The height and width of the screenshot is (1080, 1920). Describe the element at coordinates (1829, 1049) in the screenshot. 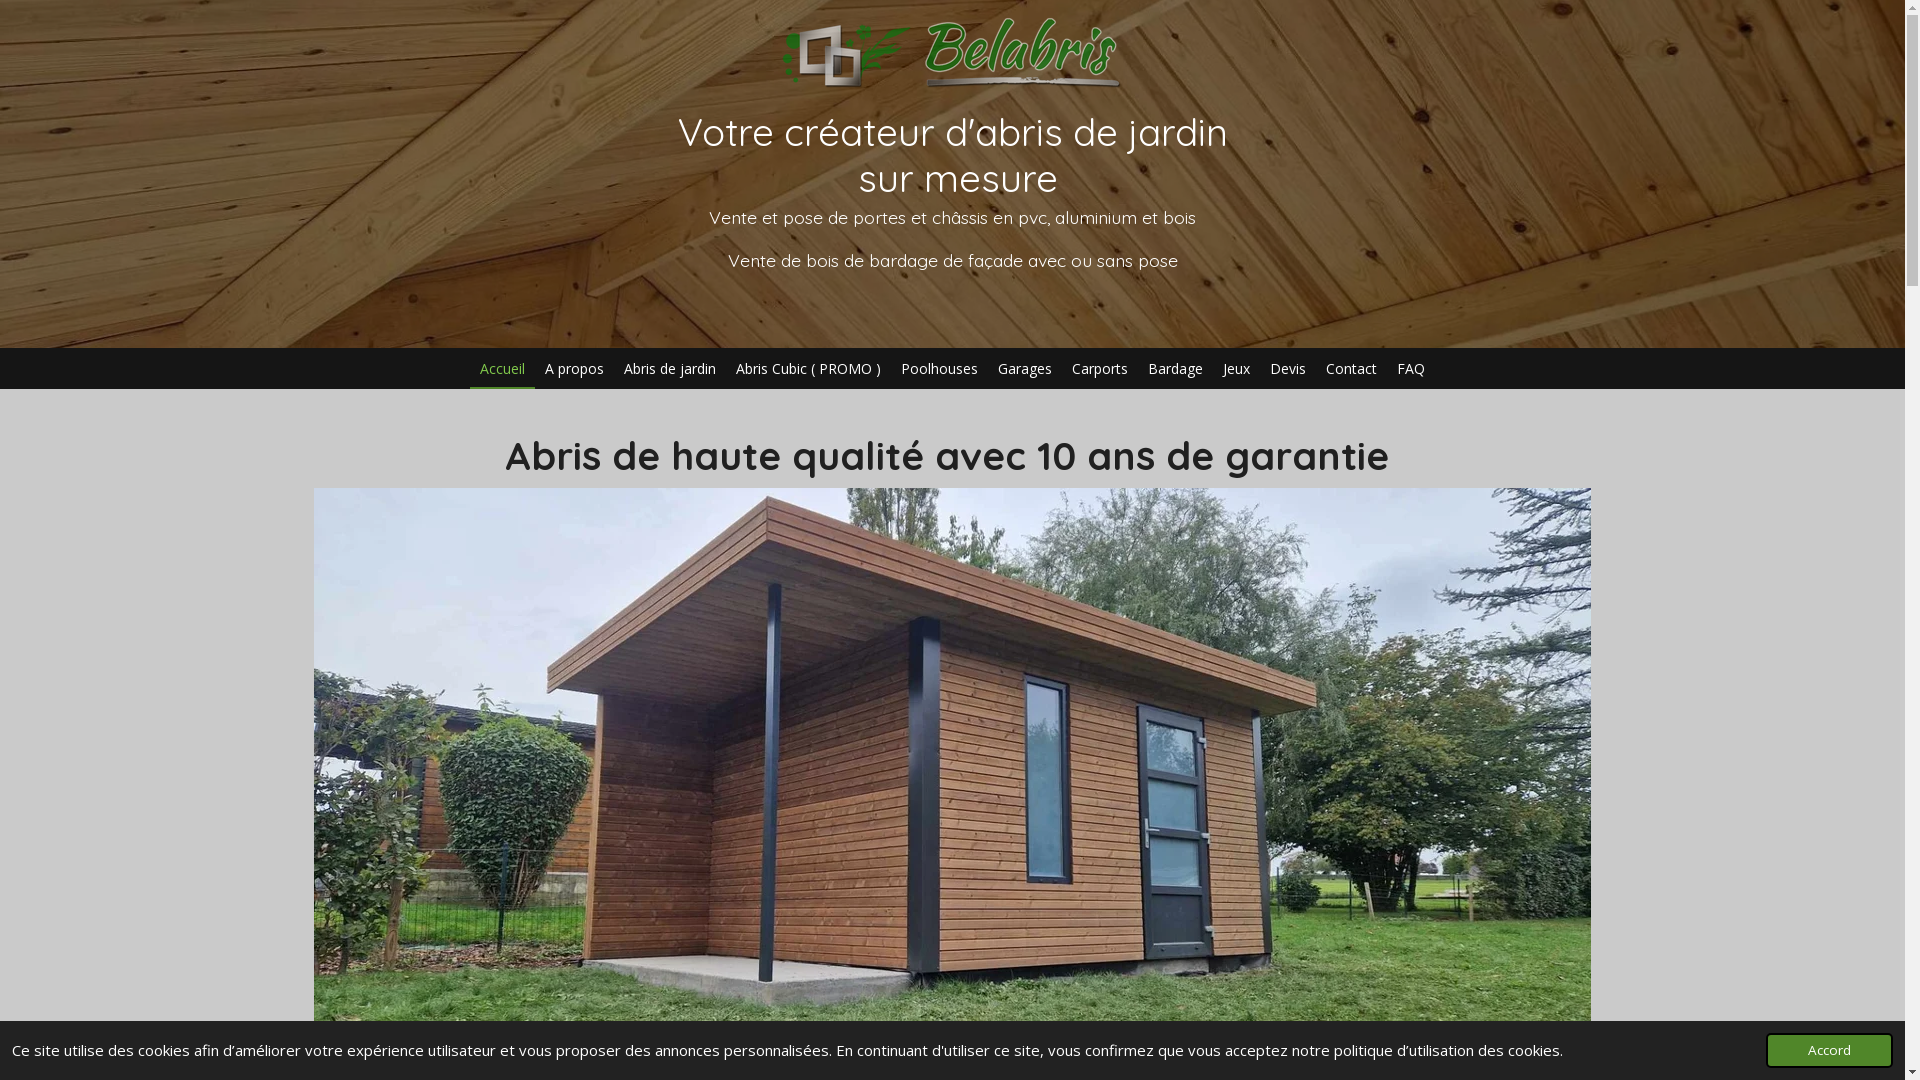

I see `'Accord'` at that location.